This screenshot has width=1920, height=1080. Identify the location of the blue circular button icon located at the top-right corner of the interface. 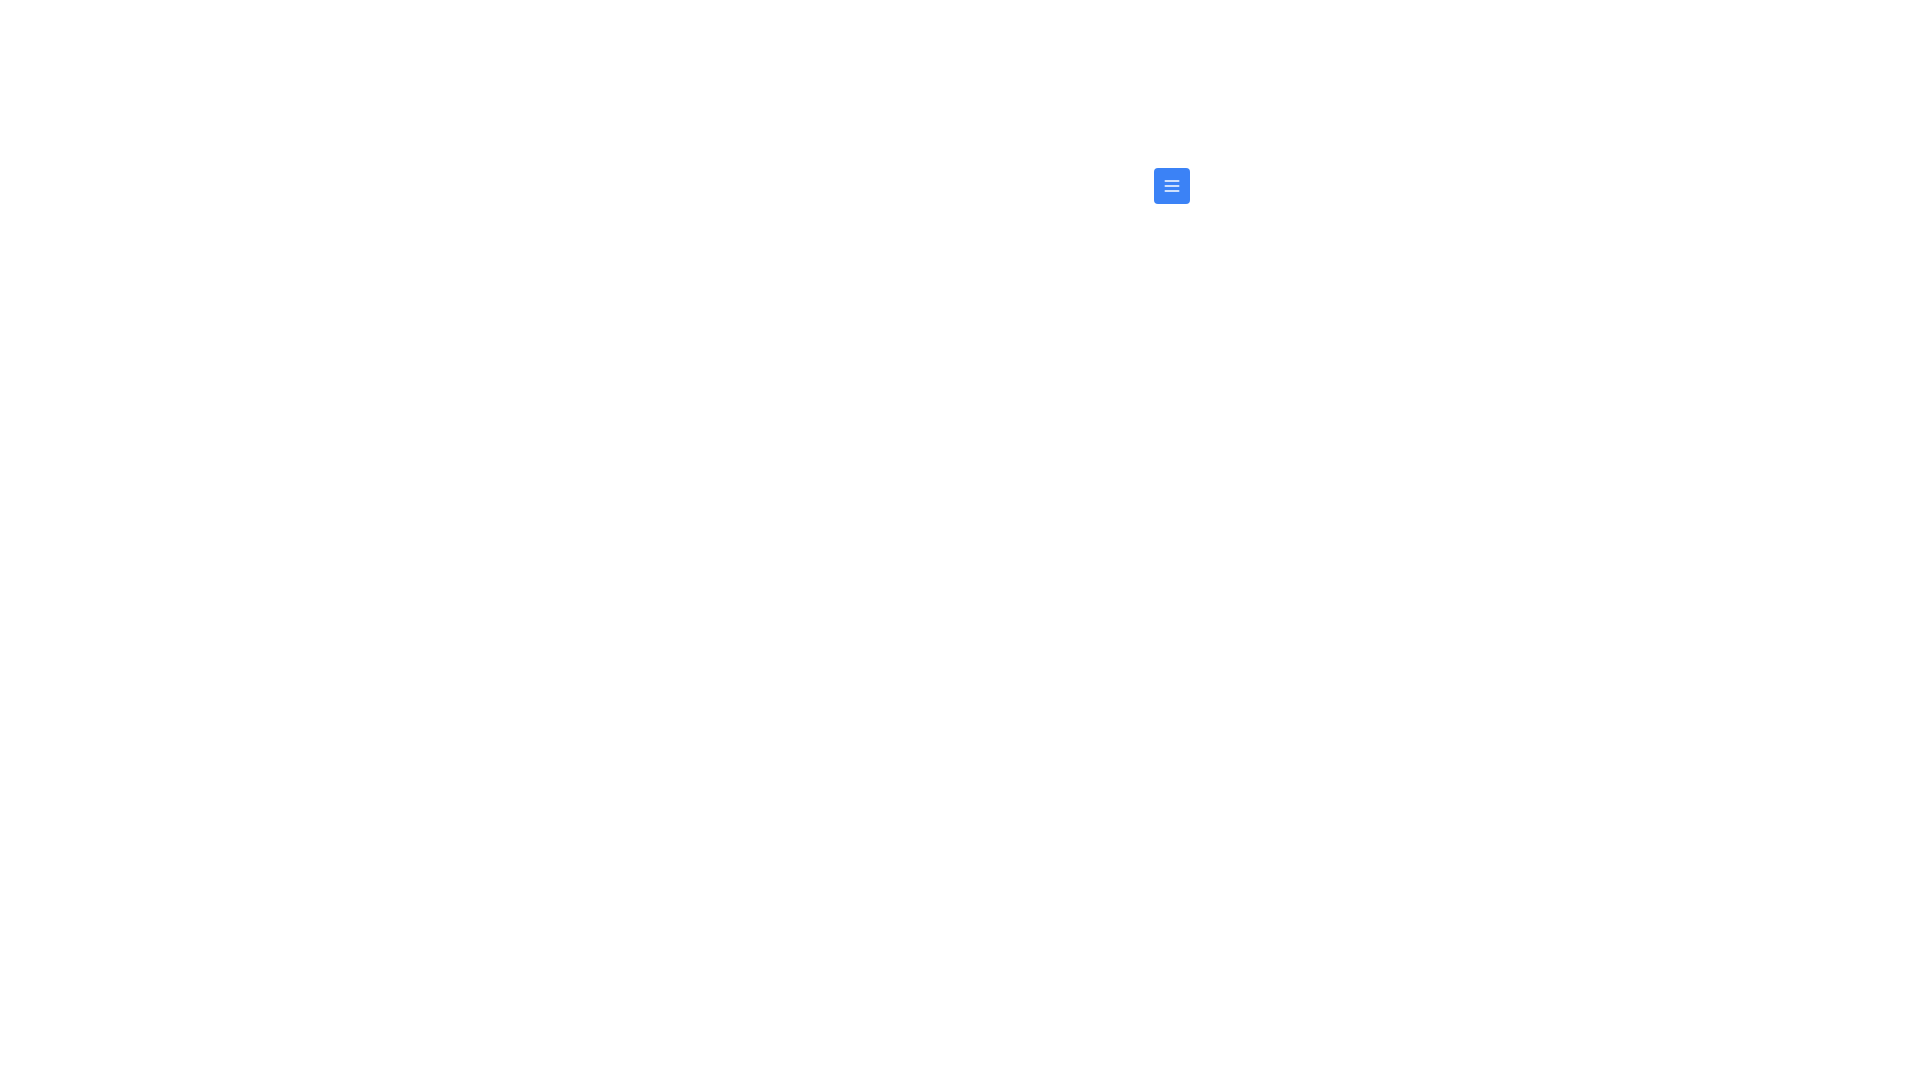
(1171, 185).